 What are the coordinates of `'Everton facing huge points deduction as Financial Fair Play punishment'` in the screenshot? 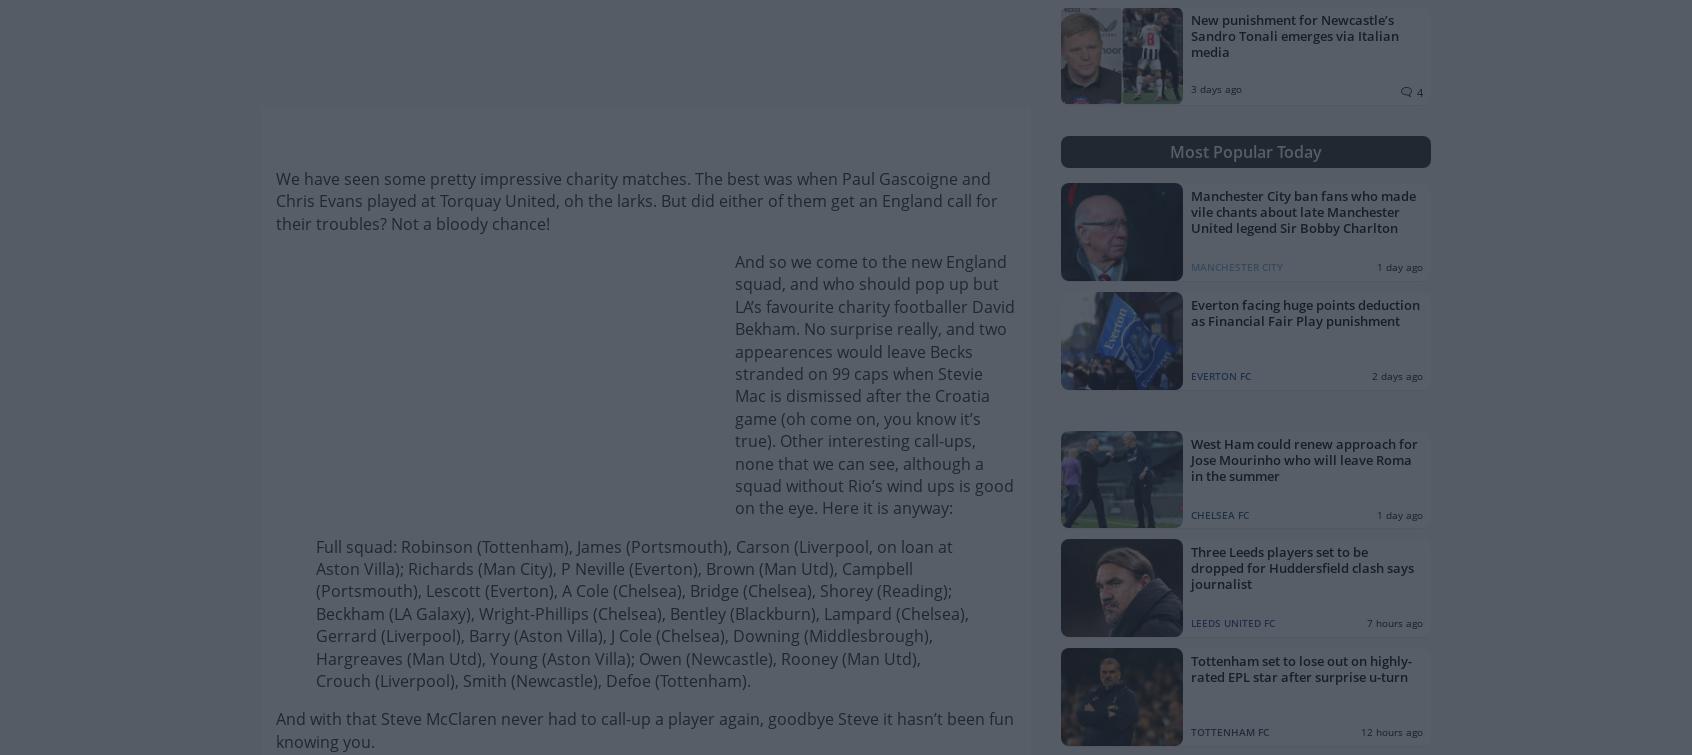 It's located at (1304, 311).